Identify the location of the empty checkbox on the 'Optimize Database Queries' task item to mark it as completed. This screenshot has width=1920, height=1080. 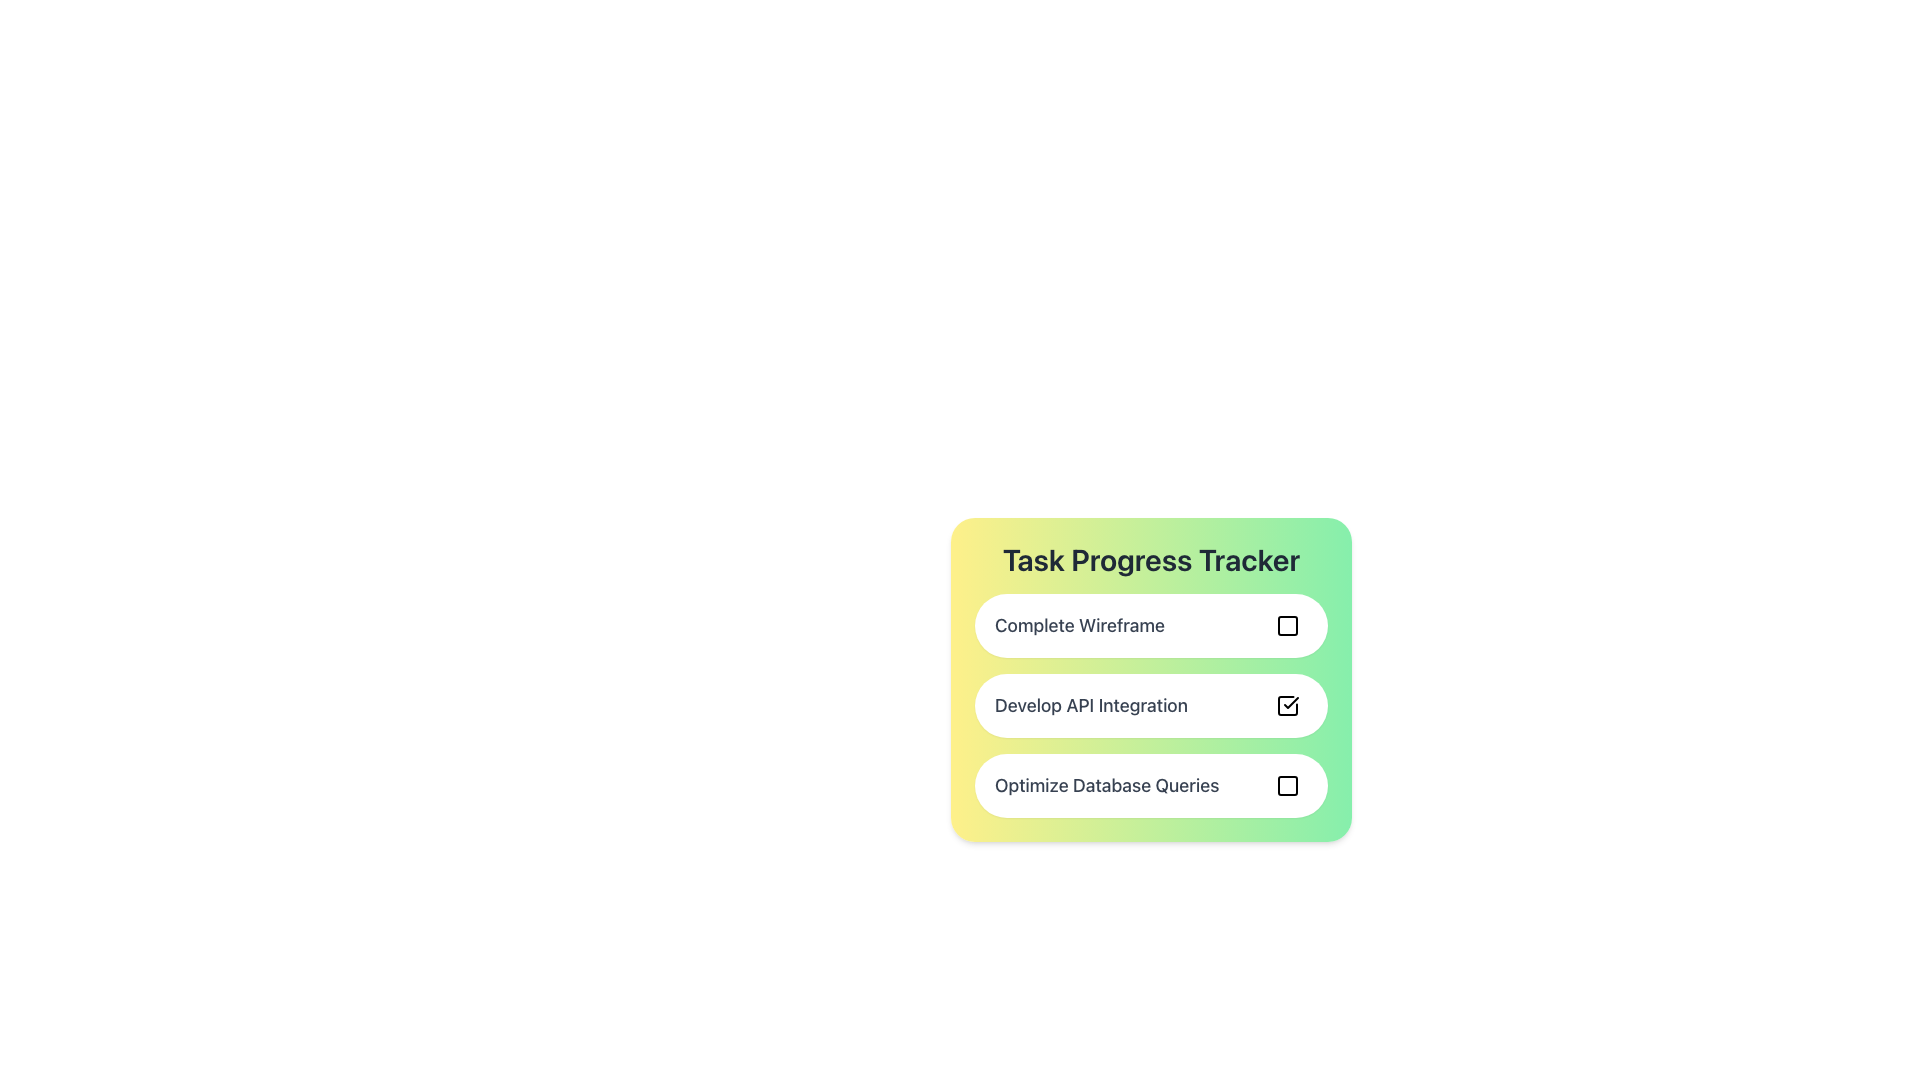
(1151, 785).